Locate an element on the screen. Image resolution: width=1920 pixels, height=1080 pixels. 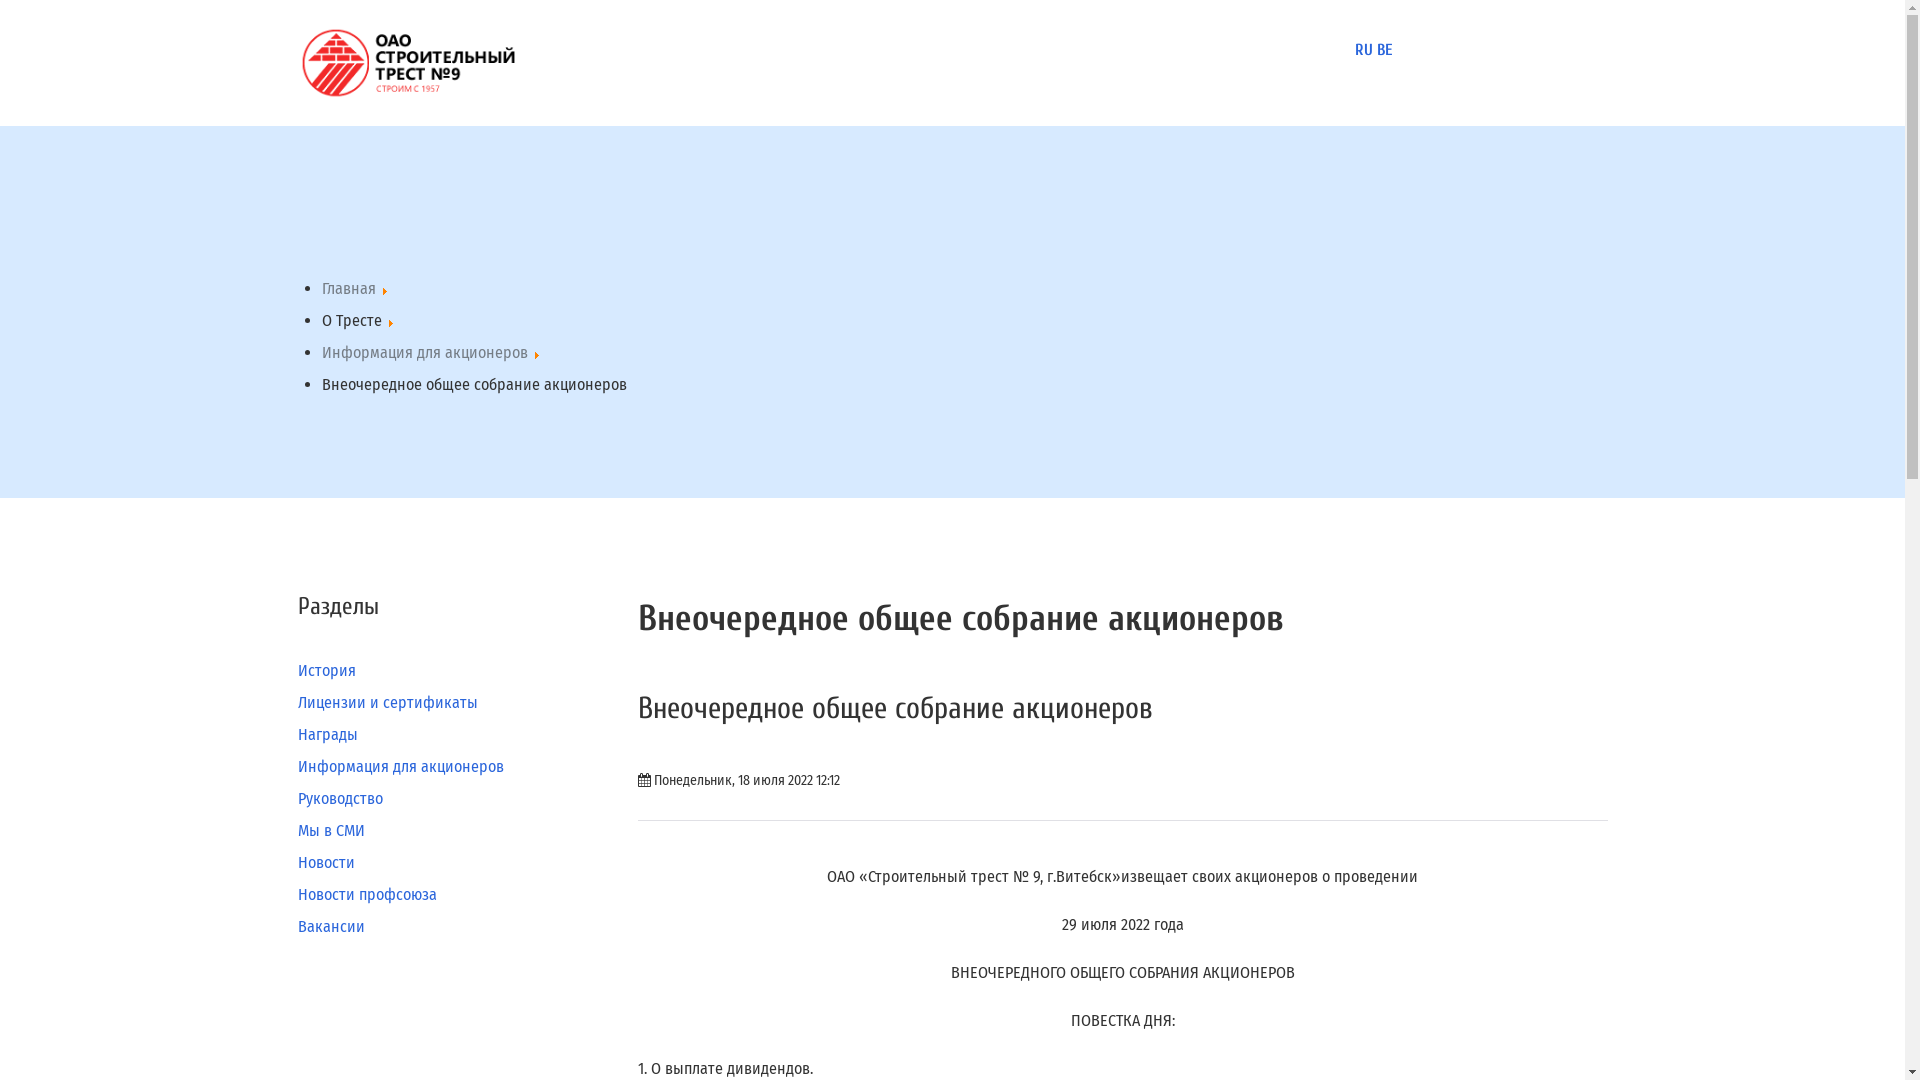
'BE' is located at coordinates (1382, 49).